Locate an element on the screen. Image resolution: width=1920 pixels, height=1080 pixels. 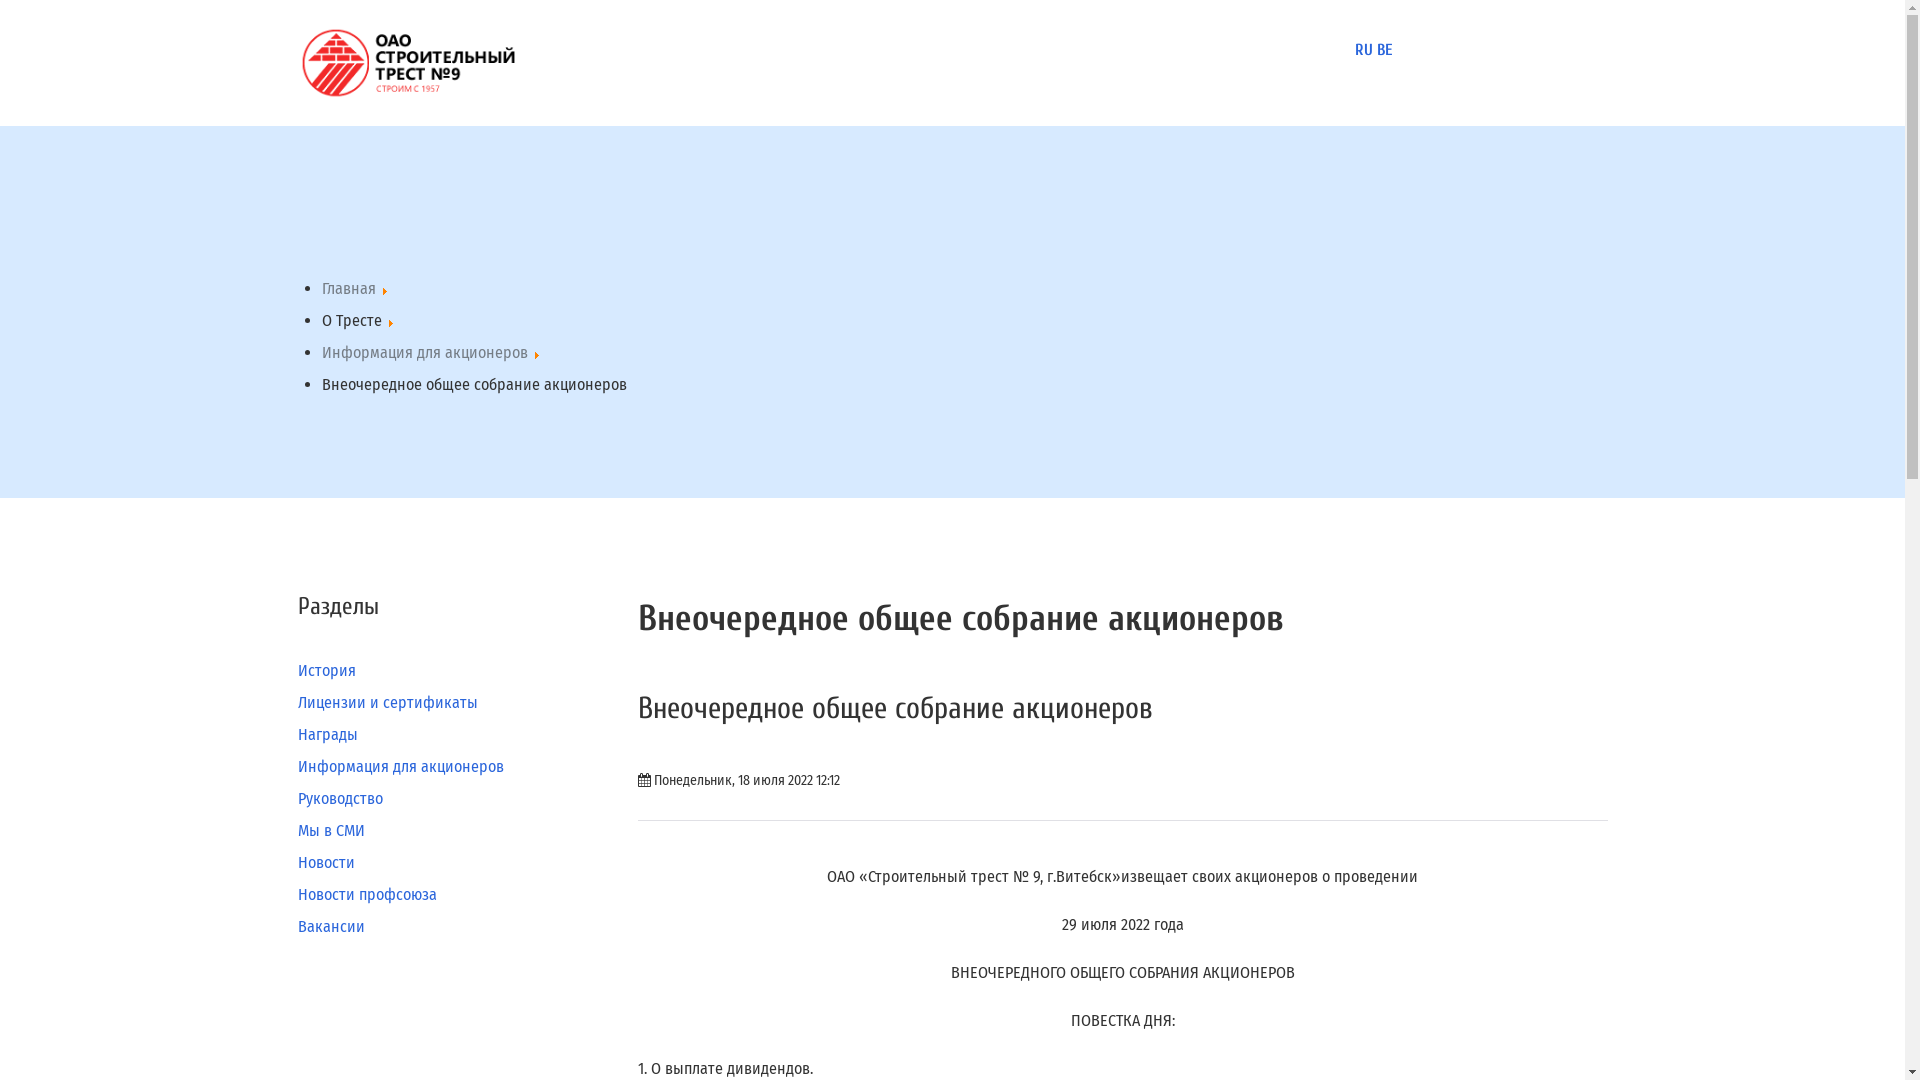
'BE' is located at coordinates (1382, 49).